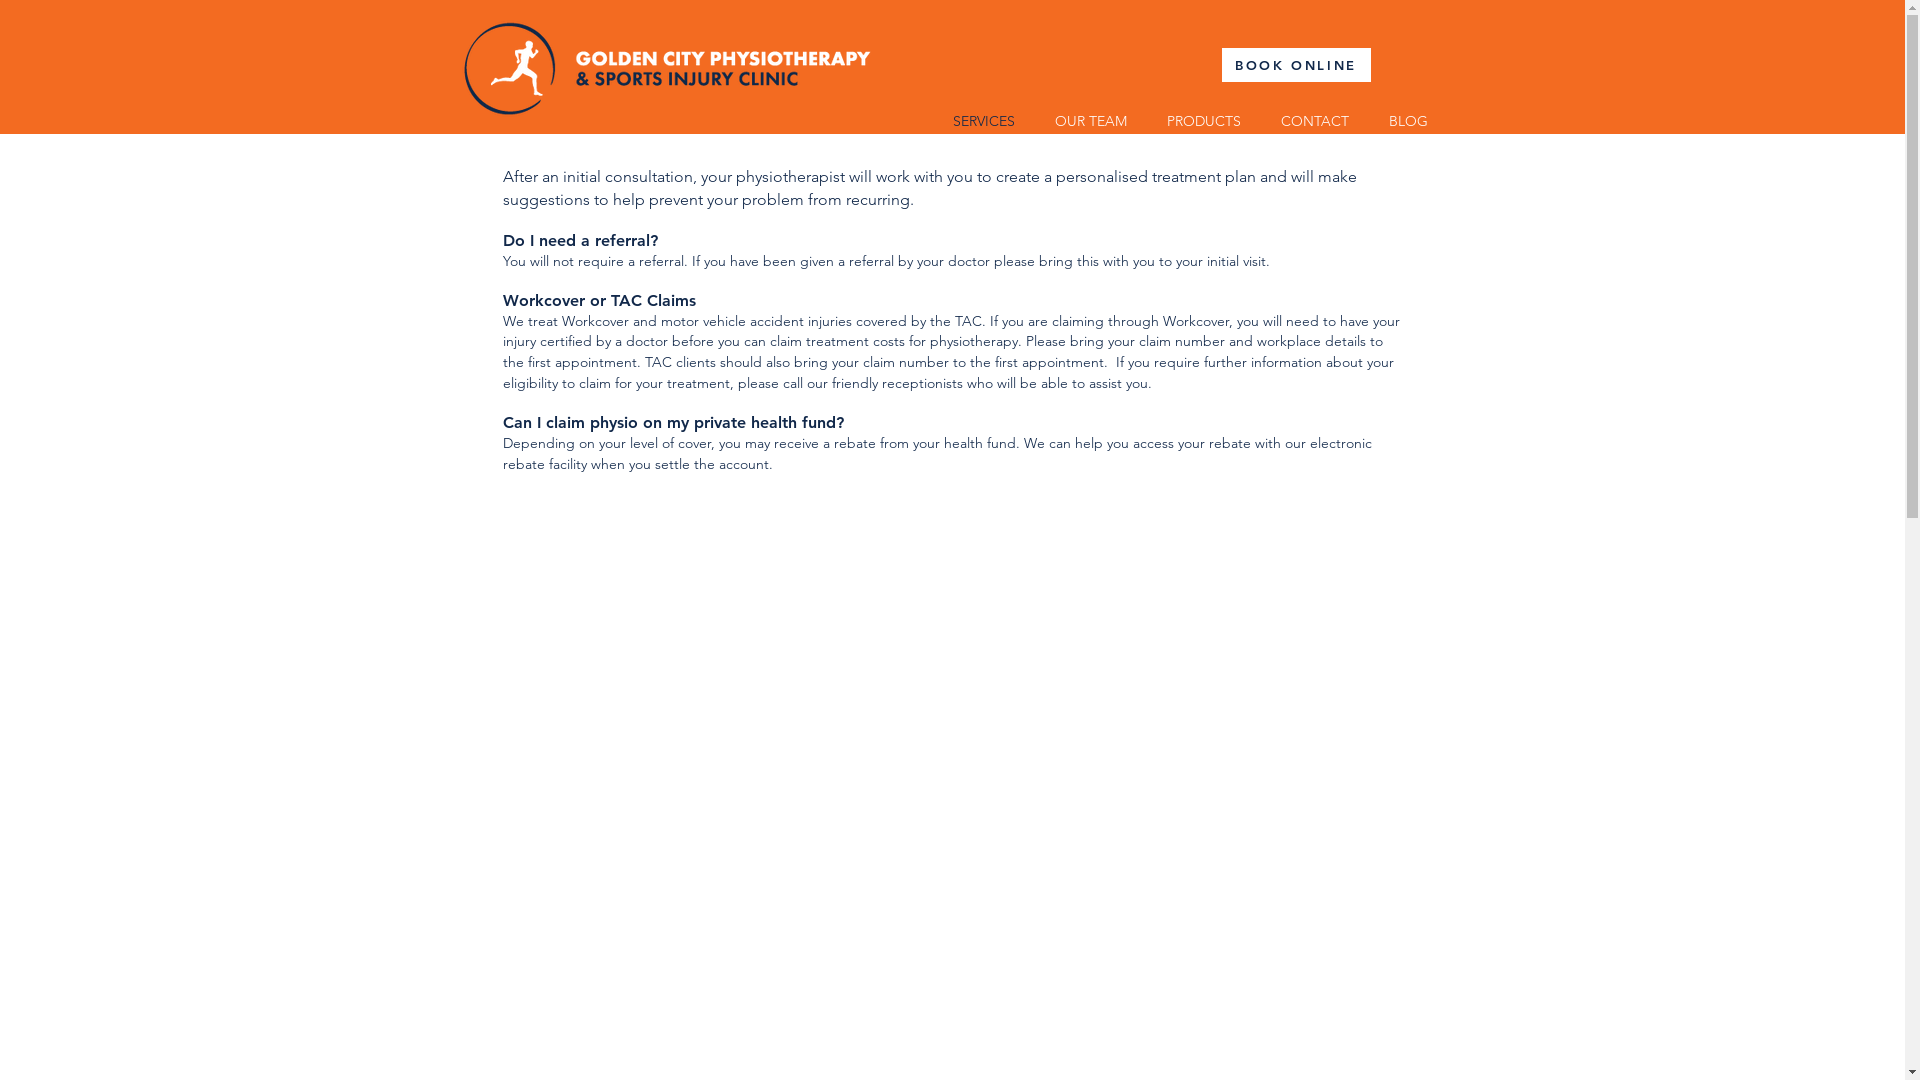  I want to click on 'SERVICES', so click(983, 119).